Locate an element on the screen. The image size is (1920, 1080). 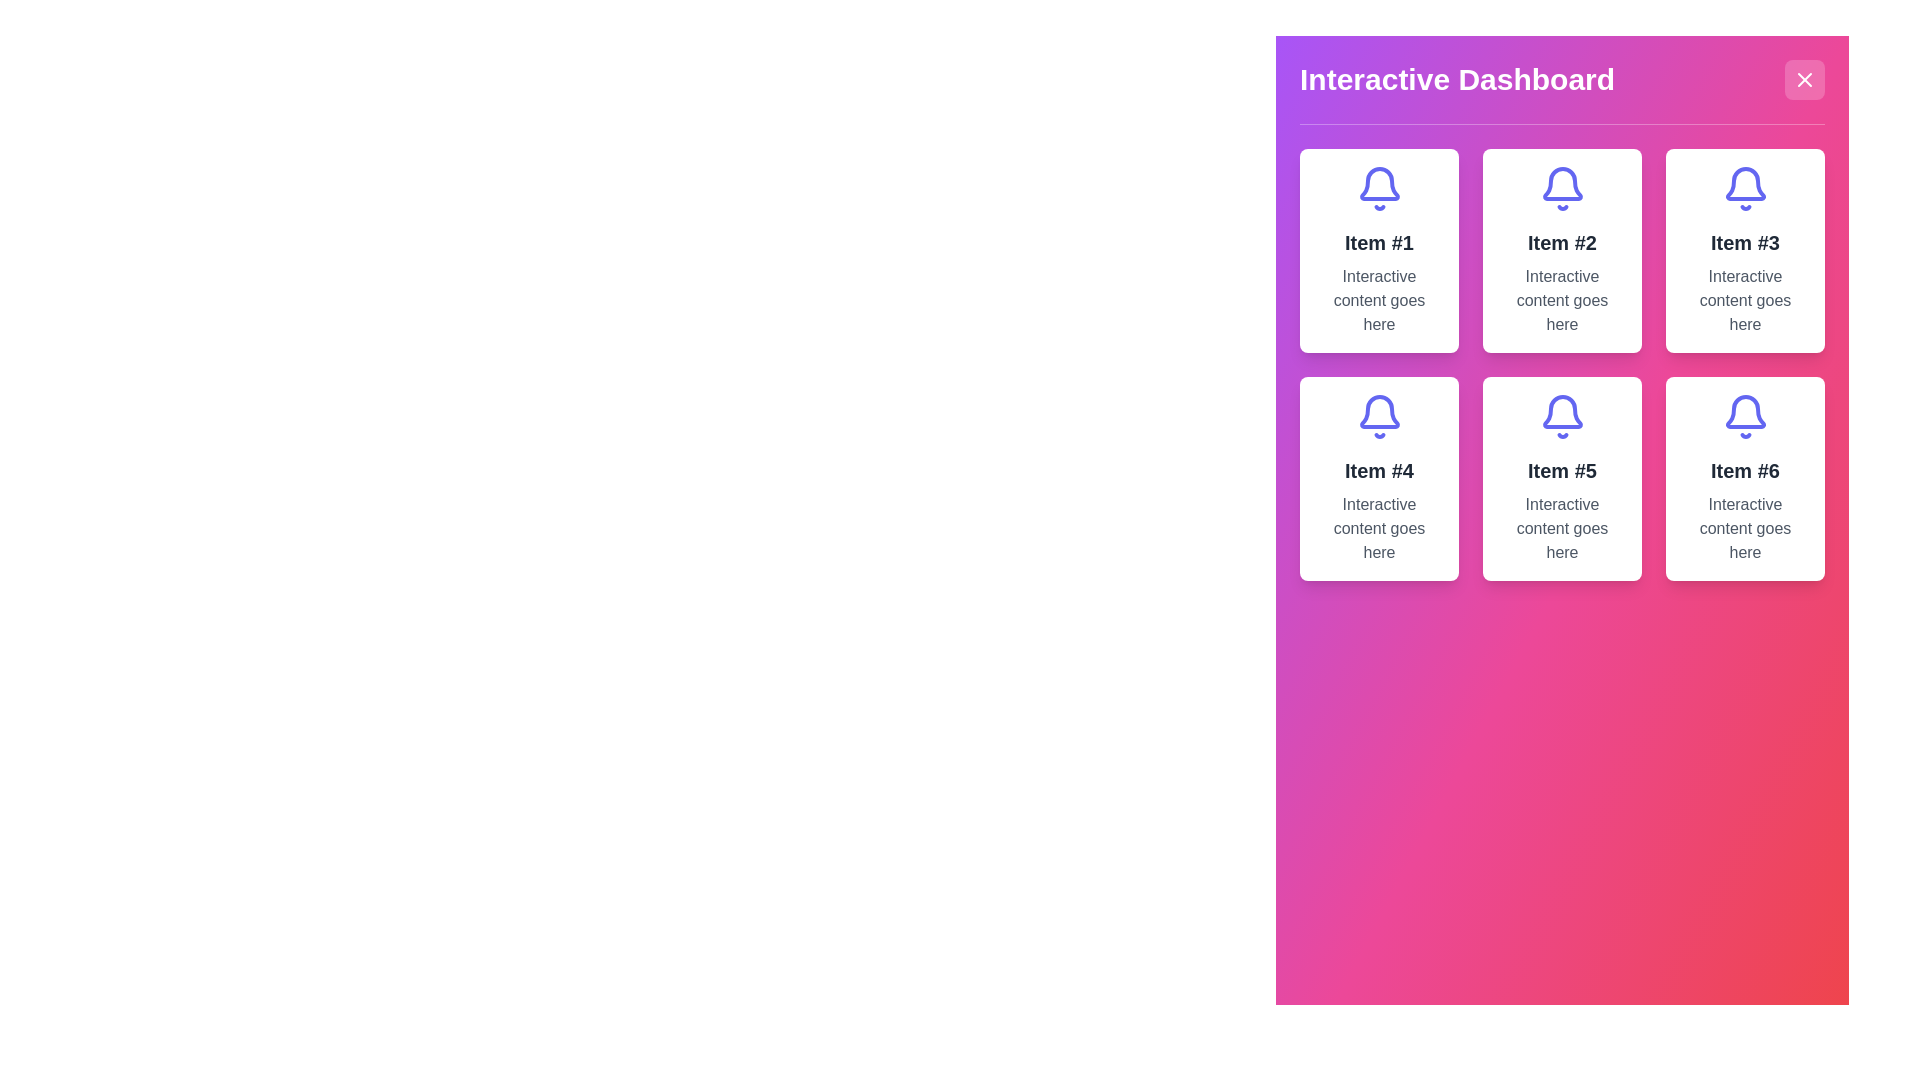
the text label displaying 'Item #4', which is styled in gray and positioned is located at coordinates (1378, 470).